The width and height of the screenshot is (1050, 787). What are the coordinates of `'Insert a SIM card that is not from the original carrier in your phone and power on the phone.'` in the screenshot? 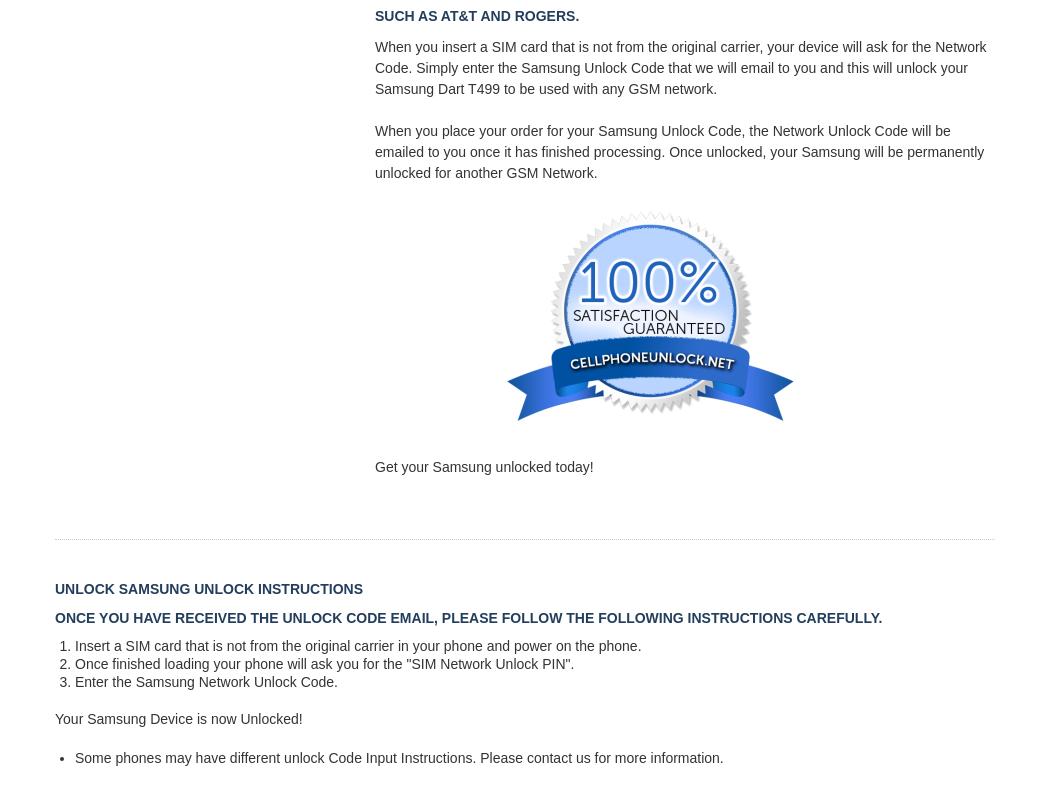 It's located at (357, 644).